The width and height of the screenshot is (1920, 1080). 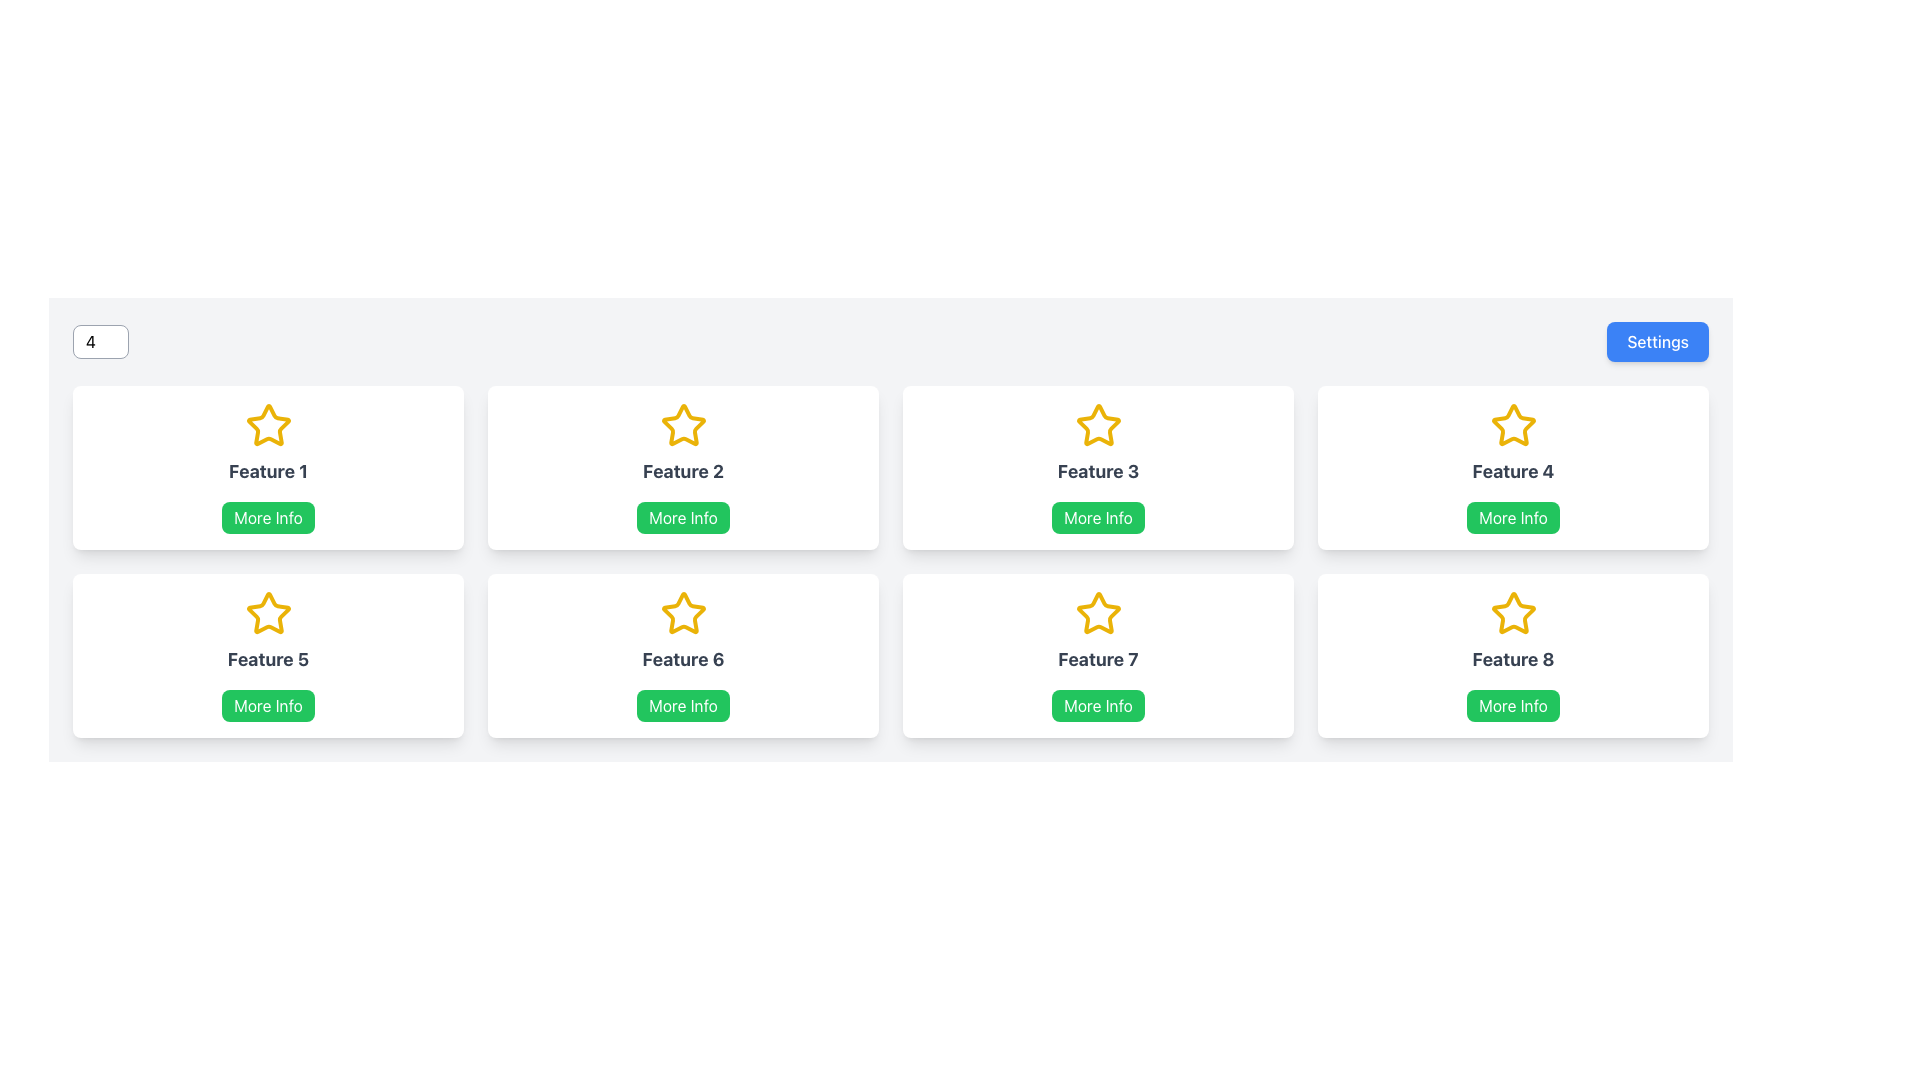 What do you see at coordinates (267, 659) in the screenshot?
I see `text label displaying 'Feature 5', which is centrally aligned below a star icon and above a green 'More Info' button in the card structure` at bounding box center [267, 659].